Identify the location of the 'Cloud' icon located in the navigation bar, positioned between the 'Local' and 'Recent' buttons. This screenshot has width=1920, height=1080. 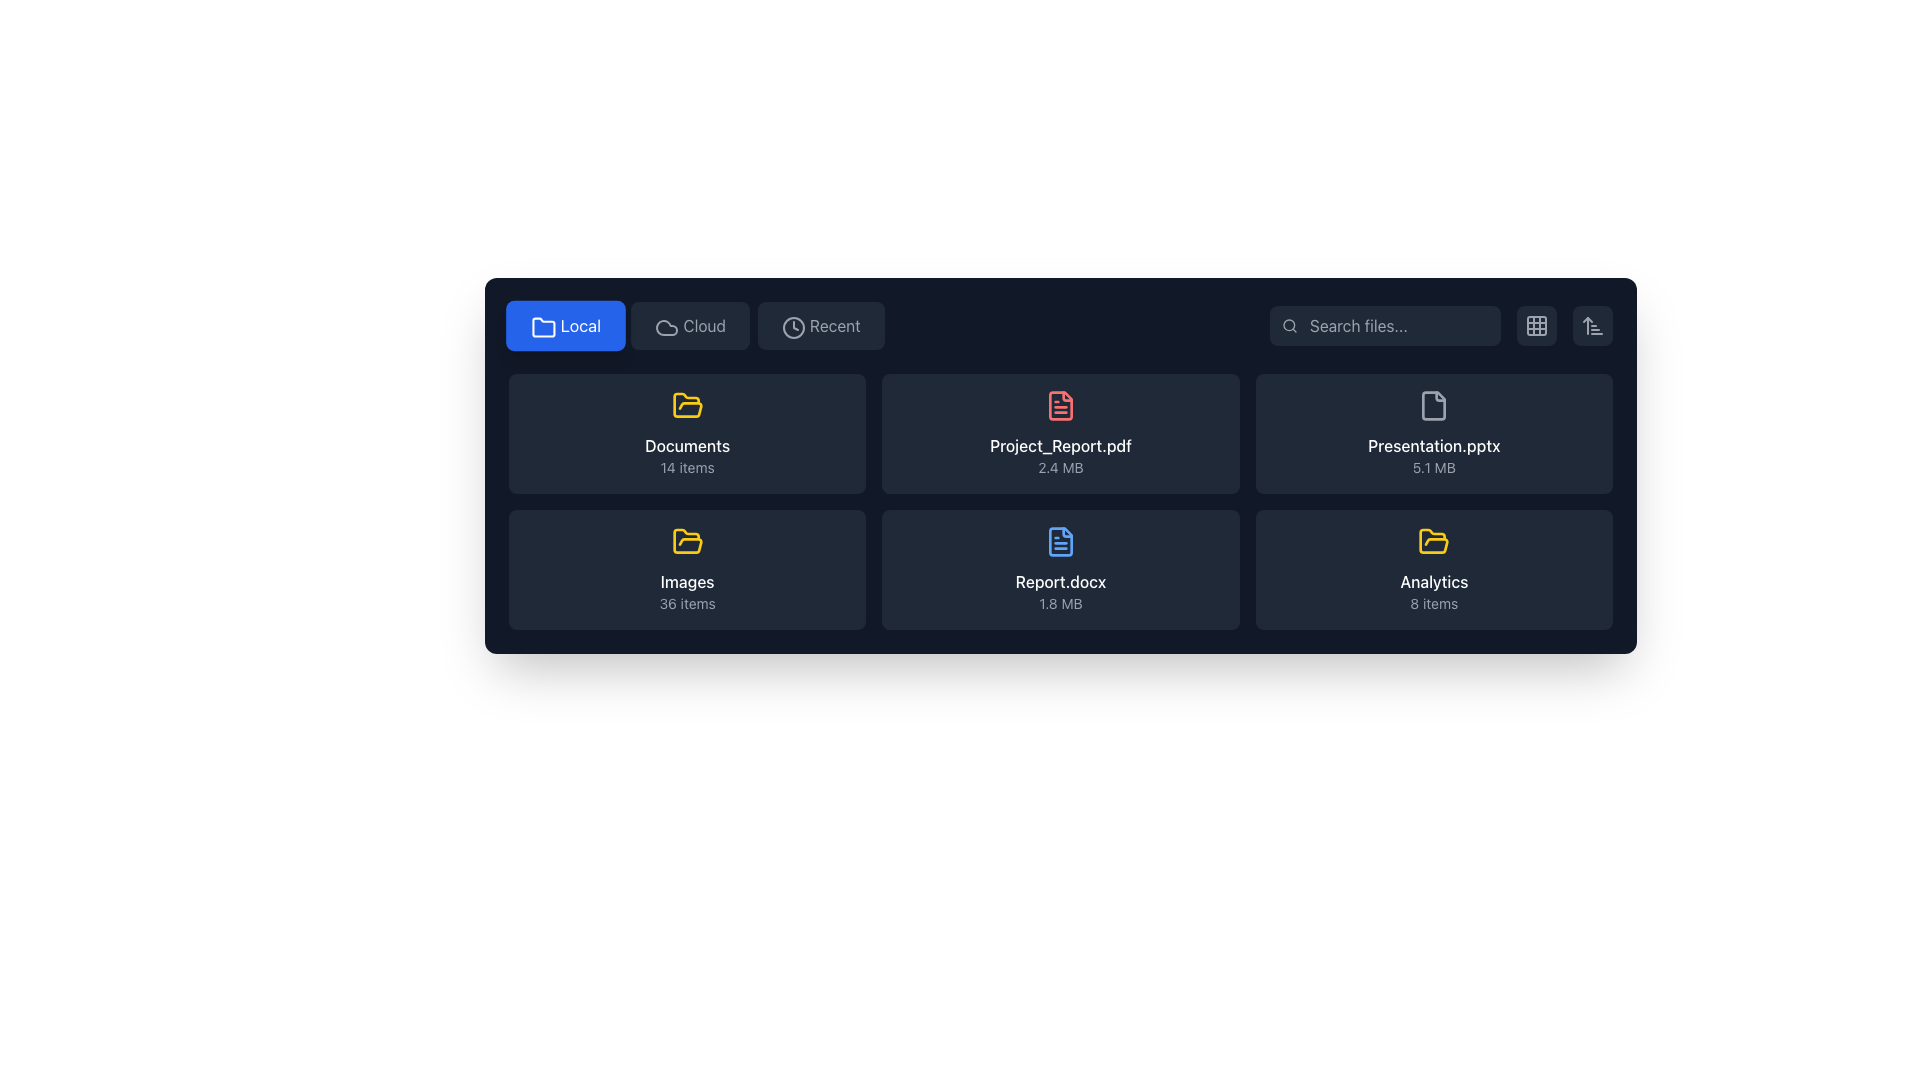
(667, 326).